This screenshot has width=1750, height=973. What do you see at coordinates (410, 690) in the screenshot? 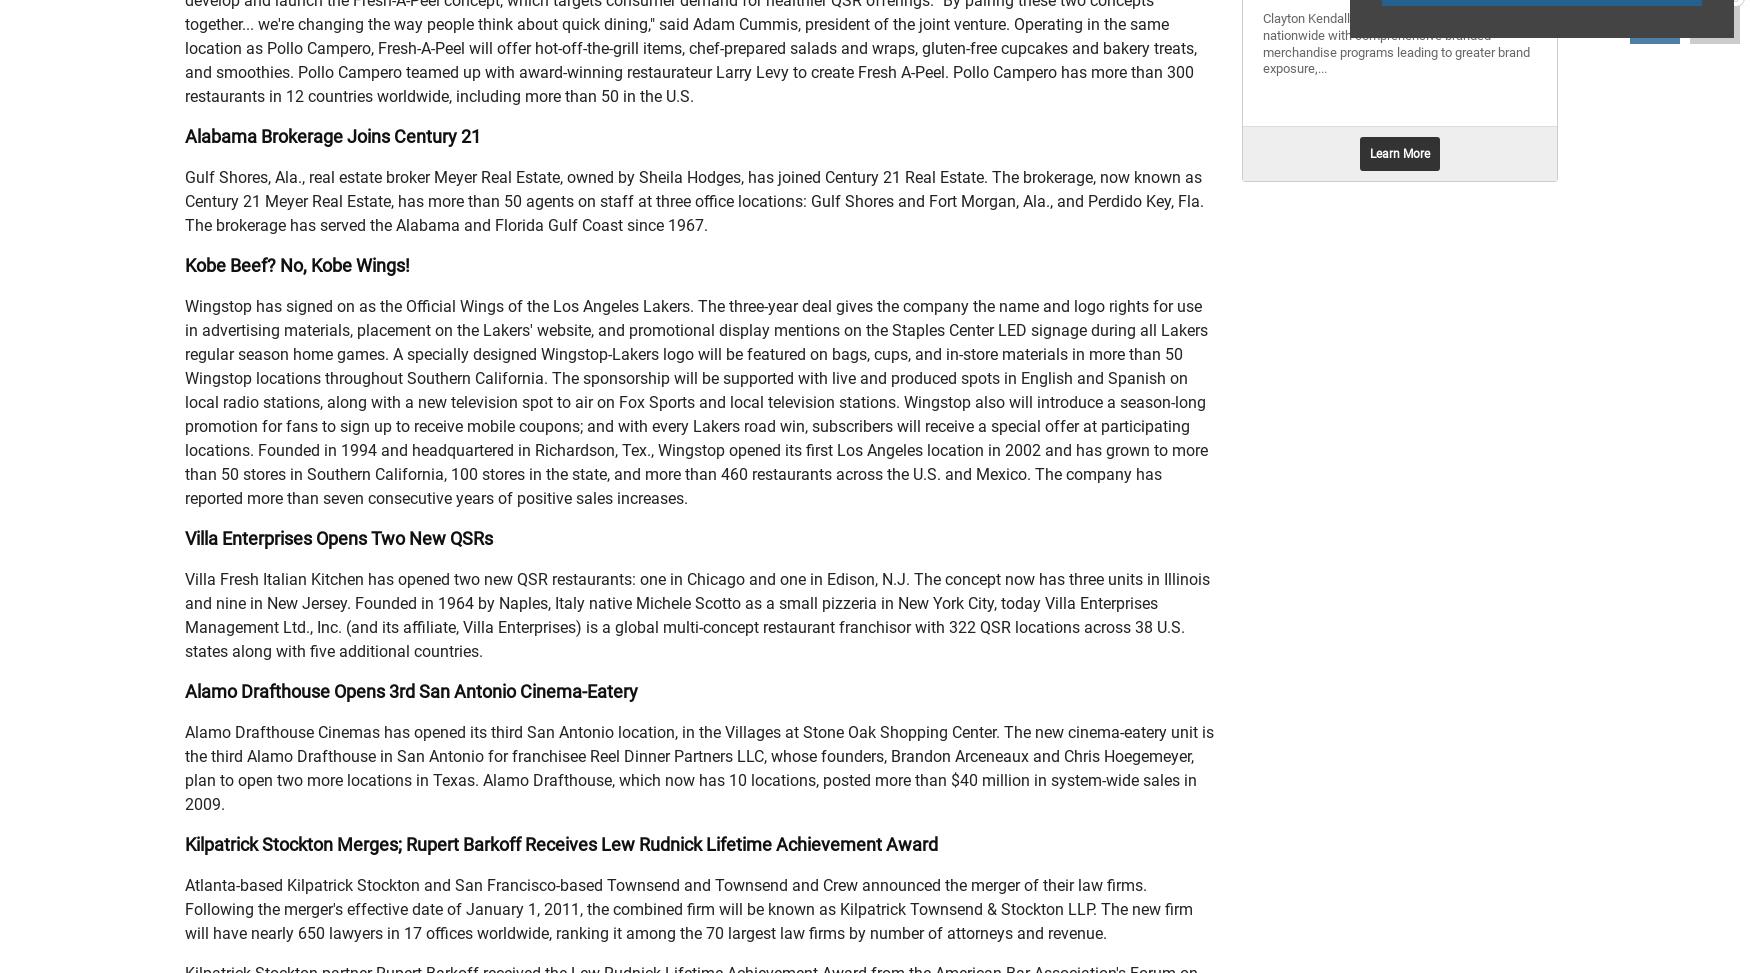
I see `'Alamo Drafthouse Opens 3rd San Antonio Cinema-Eatery'` at bounding box center [410, 690].